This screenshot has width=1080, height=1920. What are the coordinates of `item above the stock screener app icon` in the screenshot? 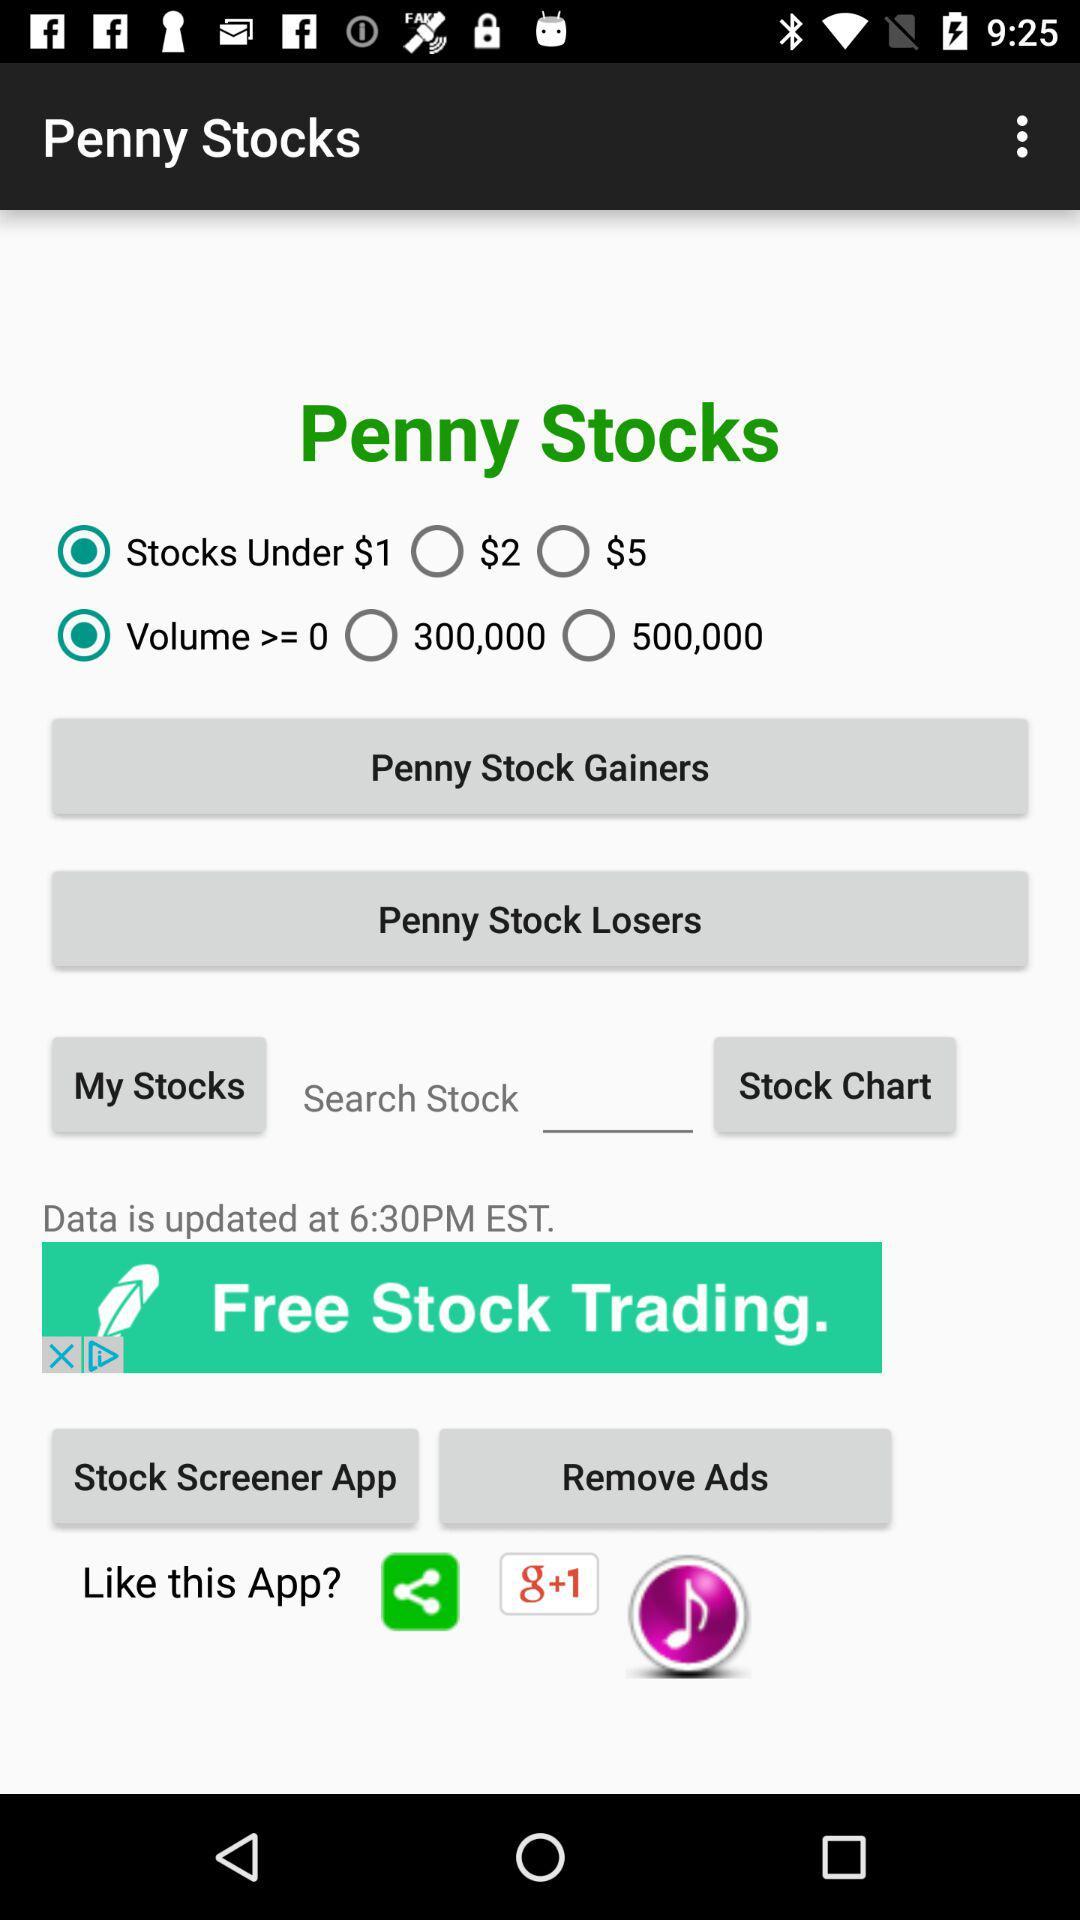 It's located at (462, 1307).